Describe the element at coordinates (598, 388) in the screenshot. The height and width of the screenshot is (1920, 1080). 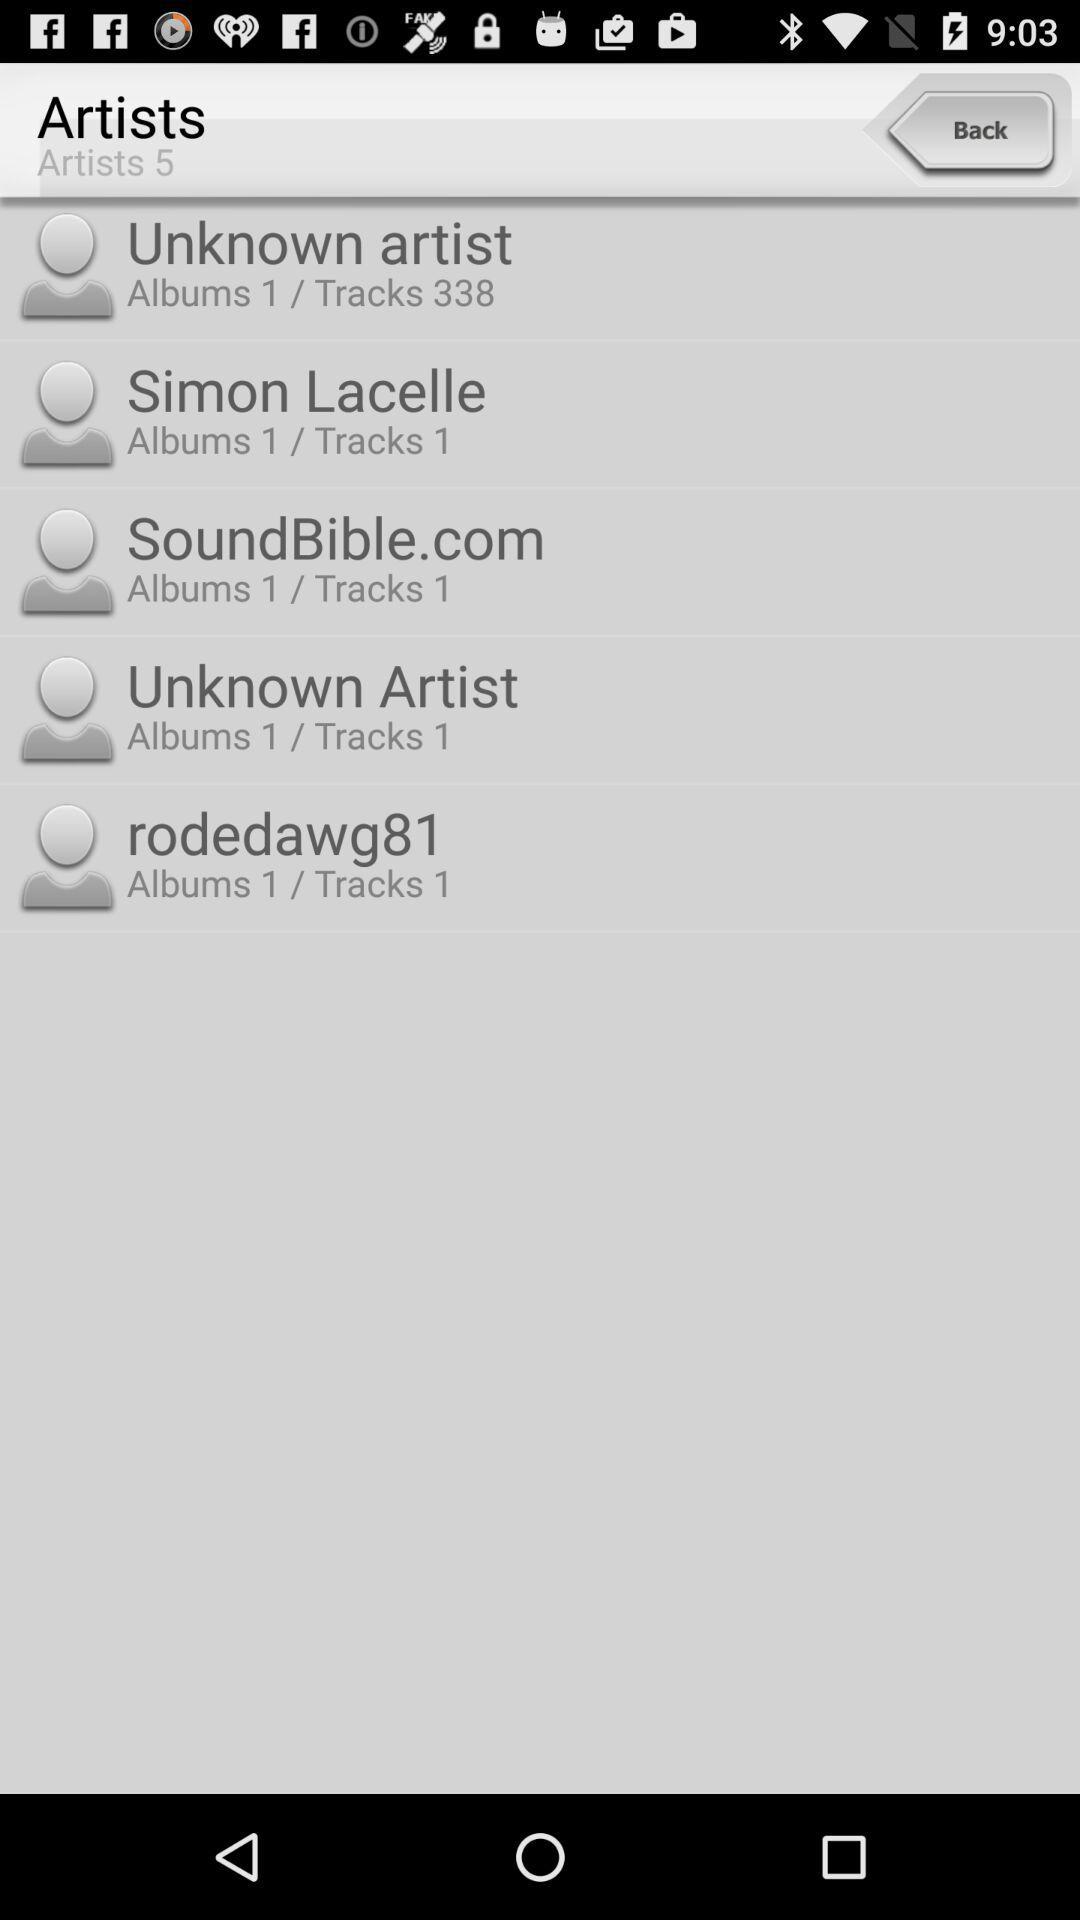
I see `the simon lacelle item` at that location.